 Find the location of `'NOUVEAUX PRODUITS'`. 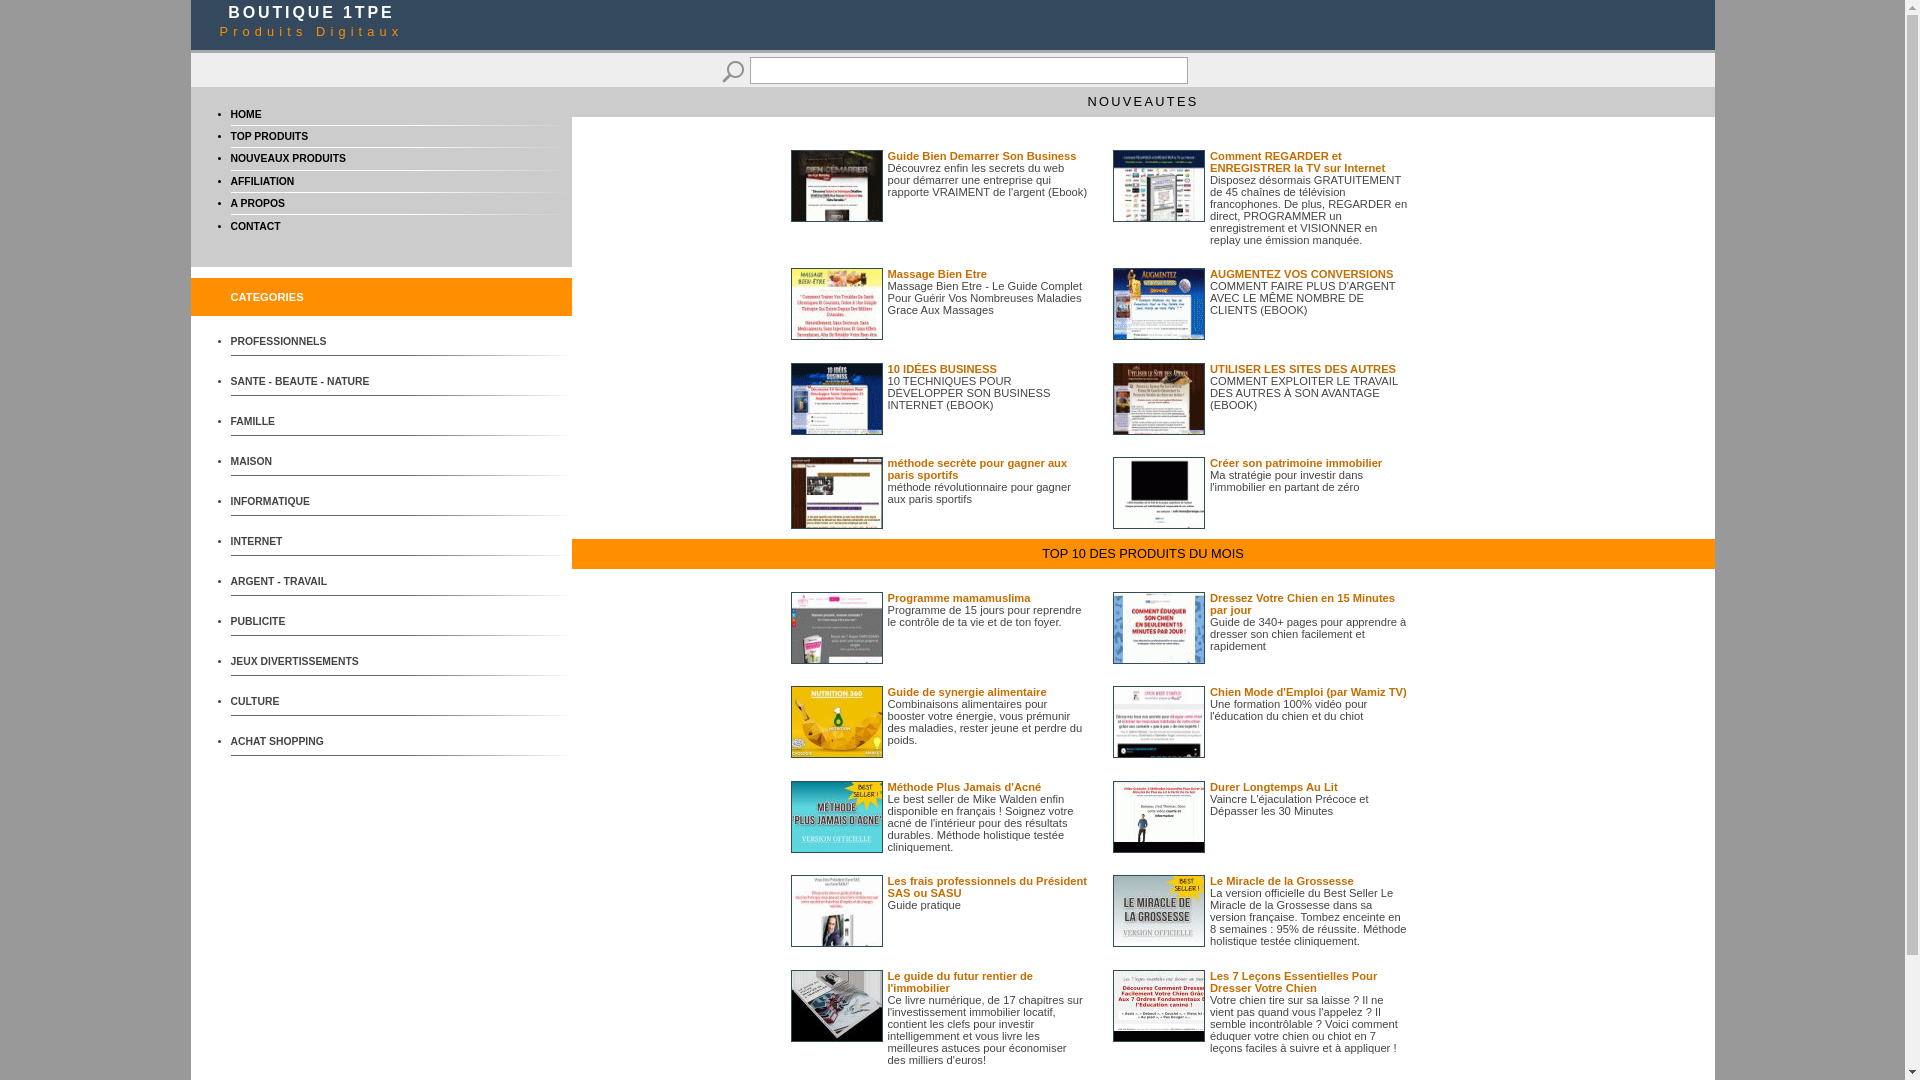

'NOUVEAUX PRODUITS' is located at coordinates (286, 157).